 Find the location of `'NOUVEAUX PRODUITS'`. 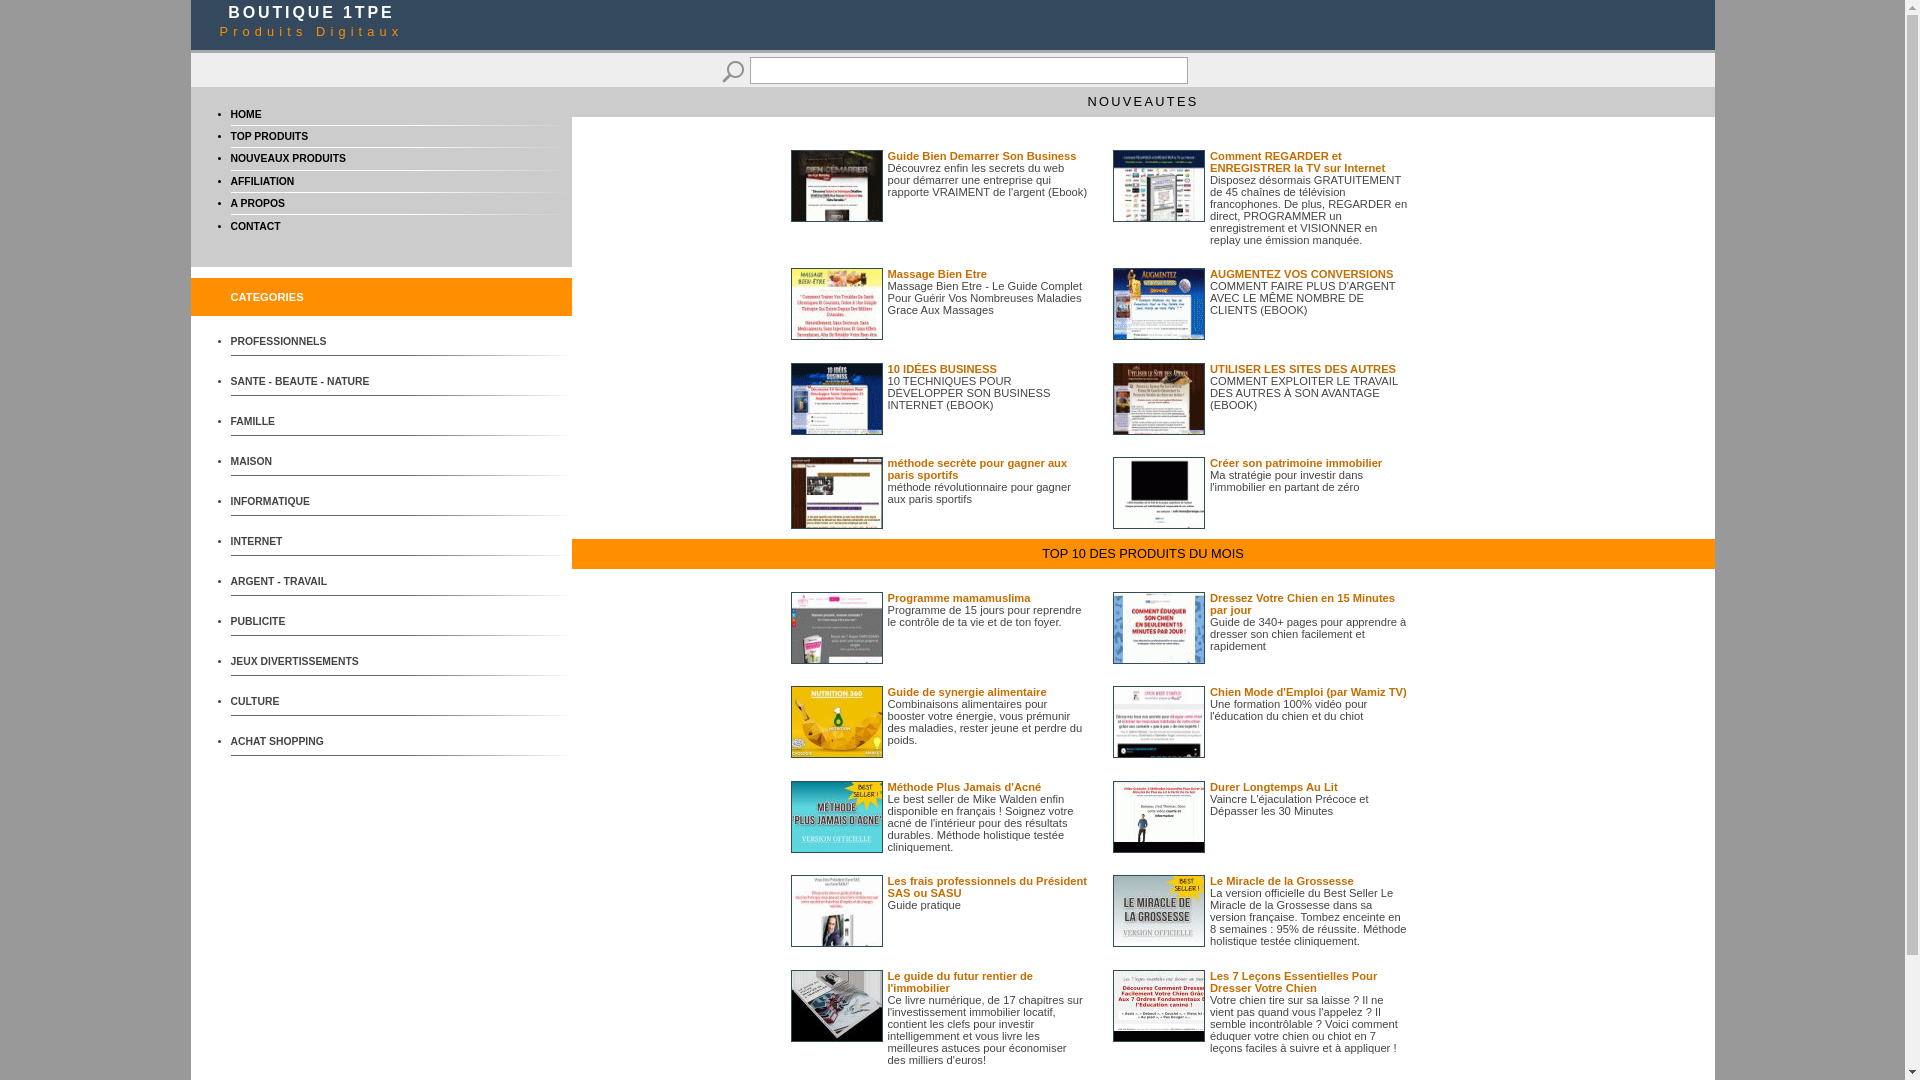

'NOUVEAUX PRODUITS' is located at coordinates (286, 157).